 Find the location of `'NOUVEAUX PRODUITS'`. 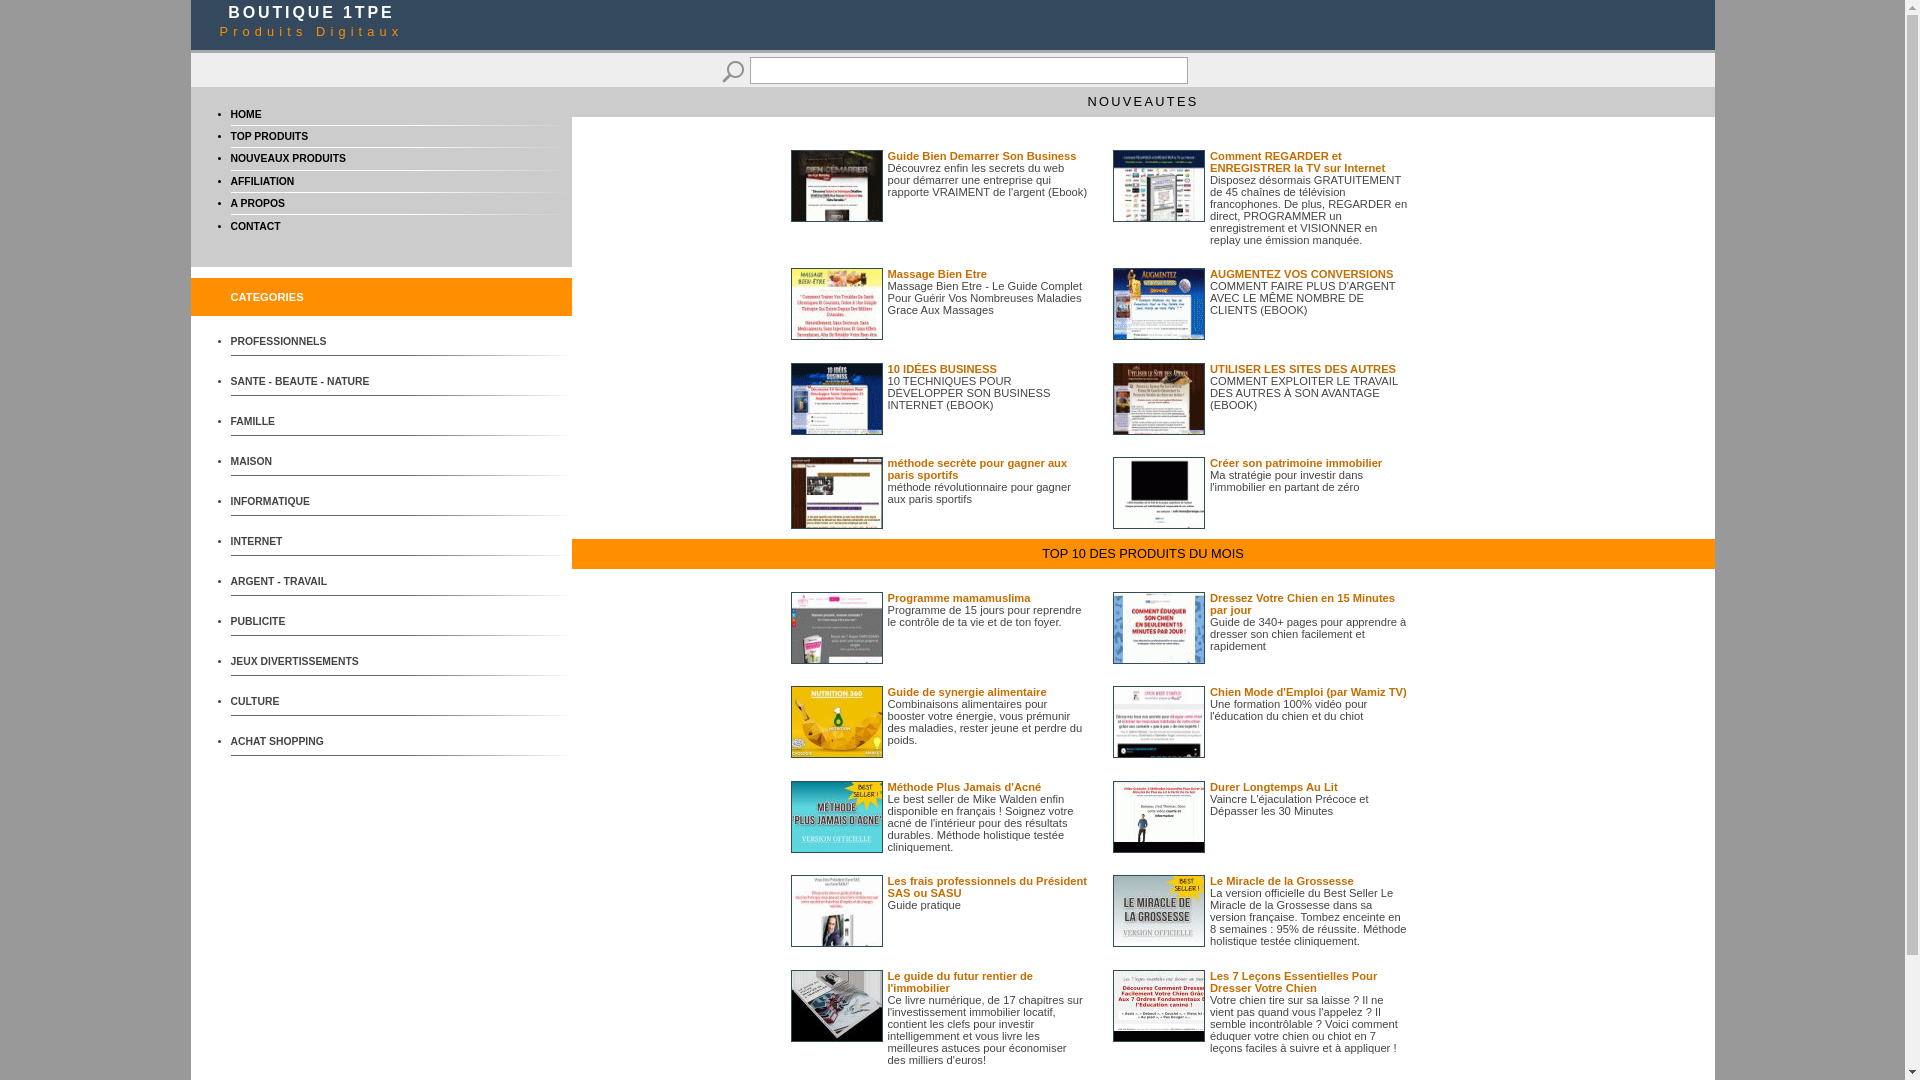

'NOUVEAUX PRODUITS' is located at coordinates (286, 157).